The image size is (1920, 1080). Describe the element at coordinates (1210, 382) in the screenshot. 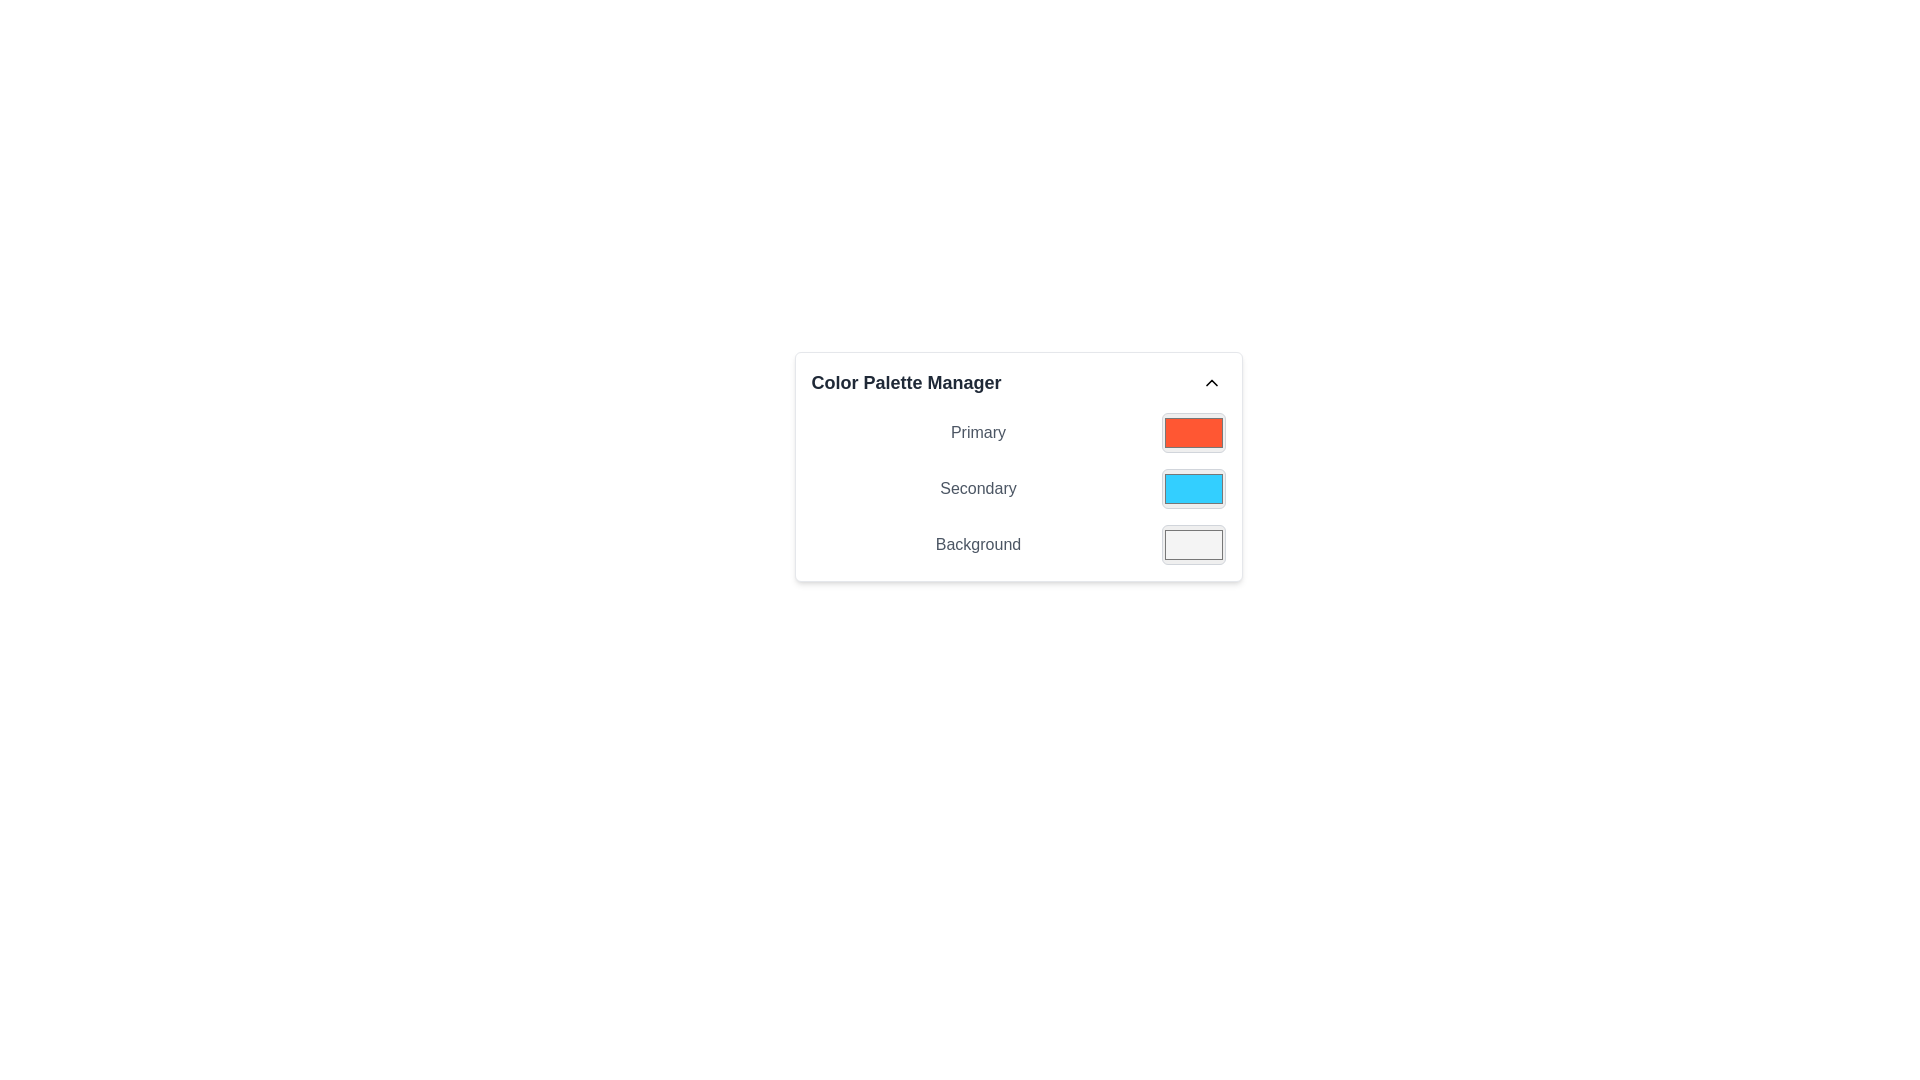

I see `the upward-pointing chevron button` at that location.